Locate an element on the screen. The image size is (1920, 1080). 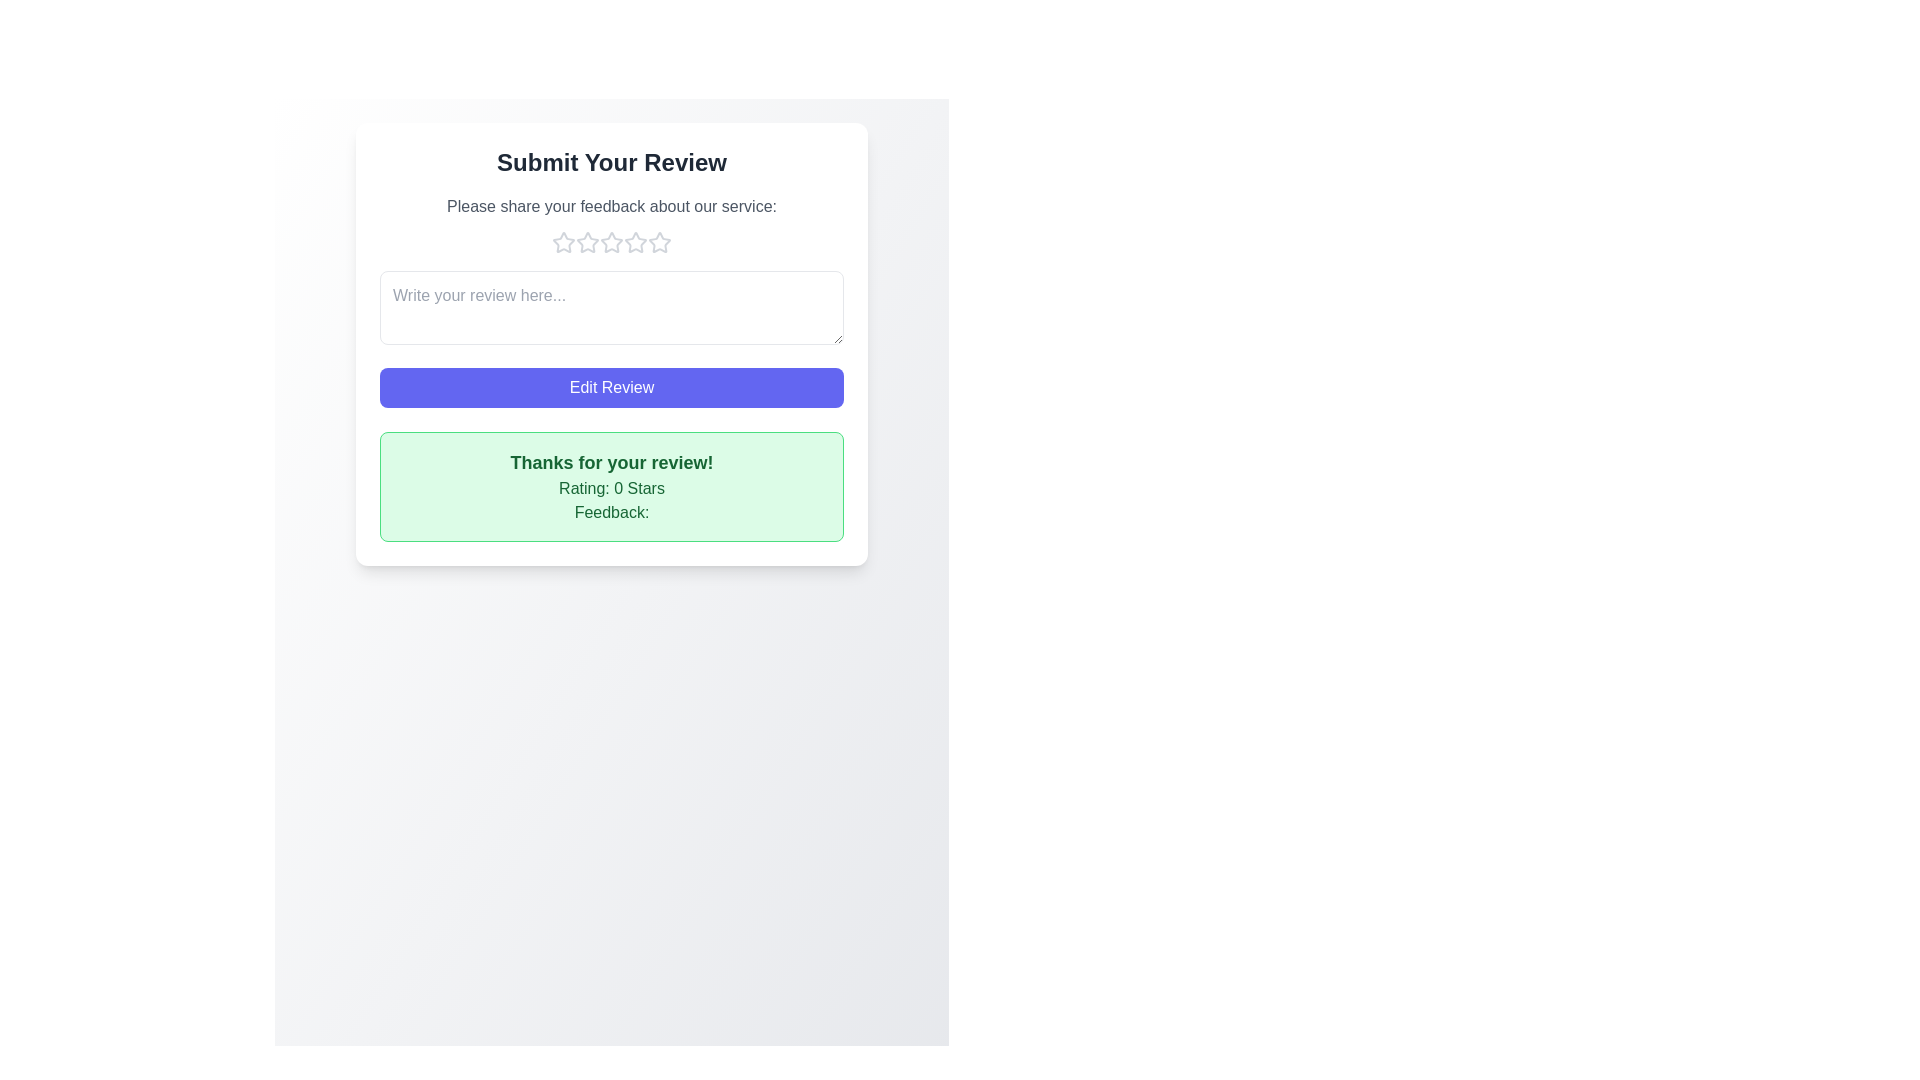
the star rating to 2 by clicking on the corresponding star is located at coordinates (587, 242).